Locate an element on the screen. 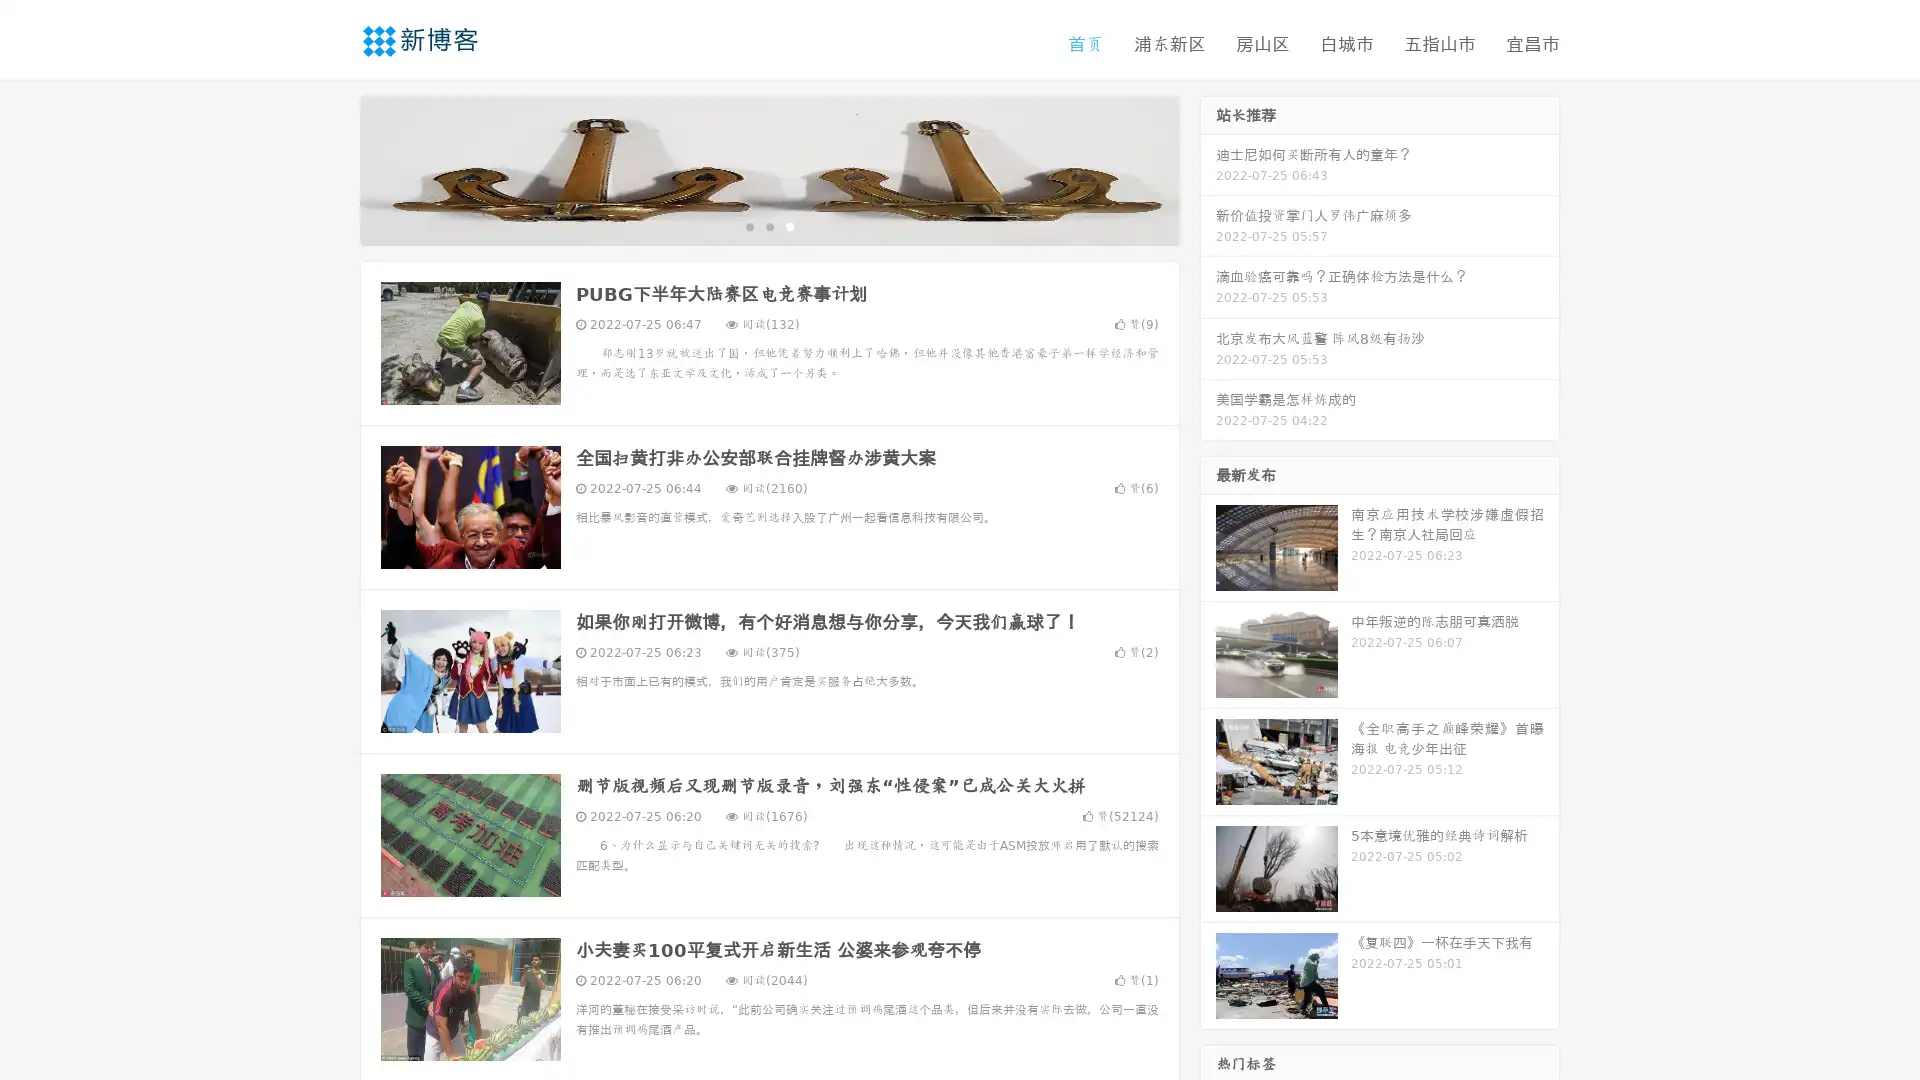  Go to slide 3 is located at coordinates (789, 225).